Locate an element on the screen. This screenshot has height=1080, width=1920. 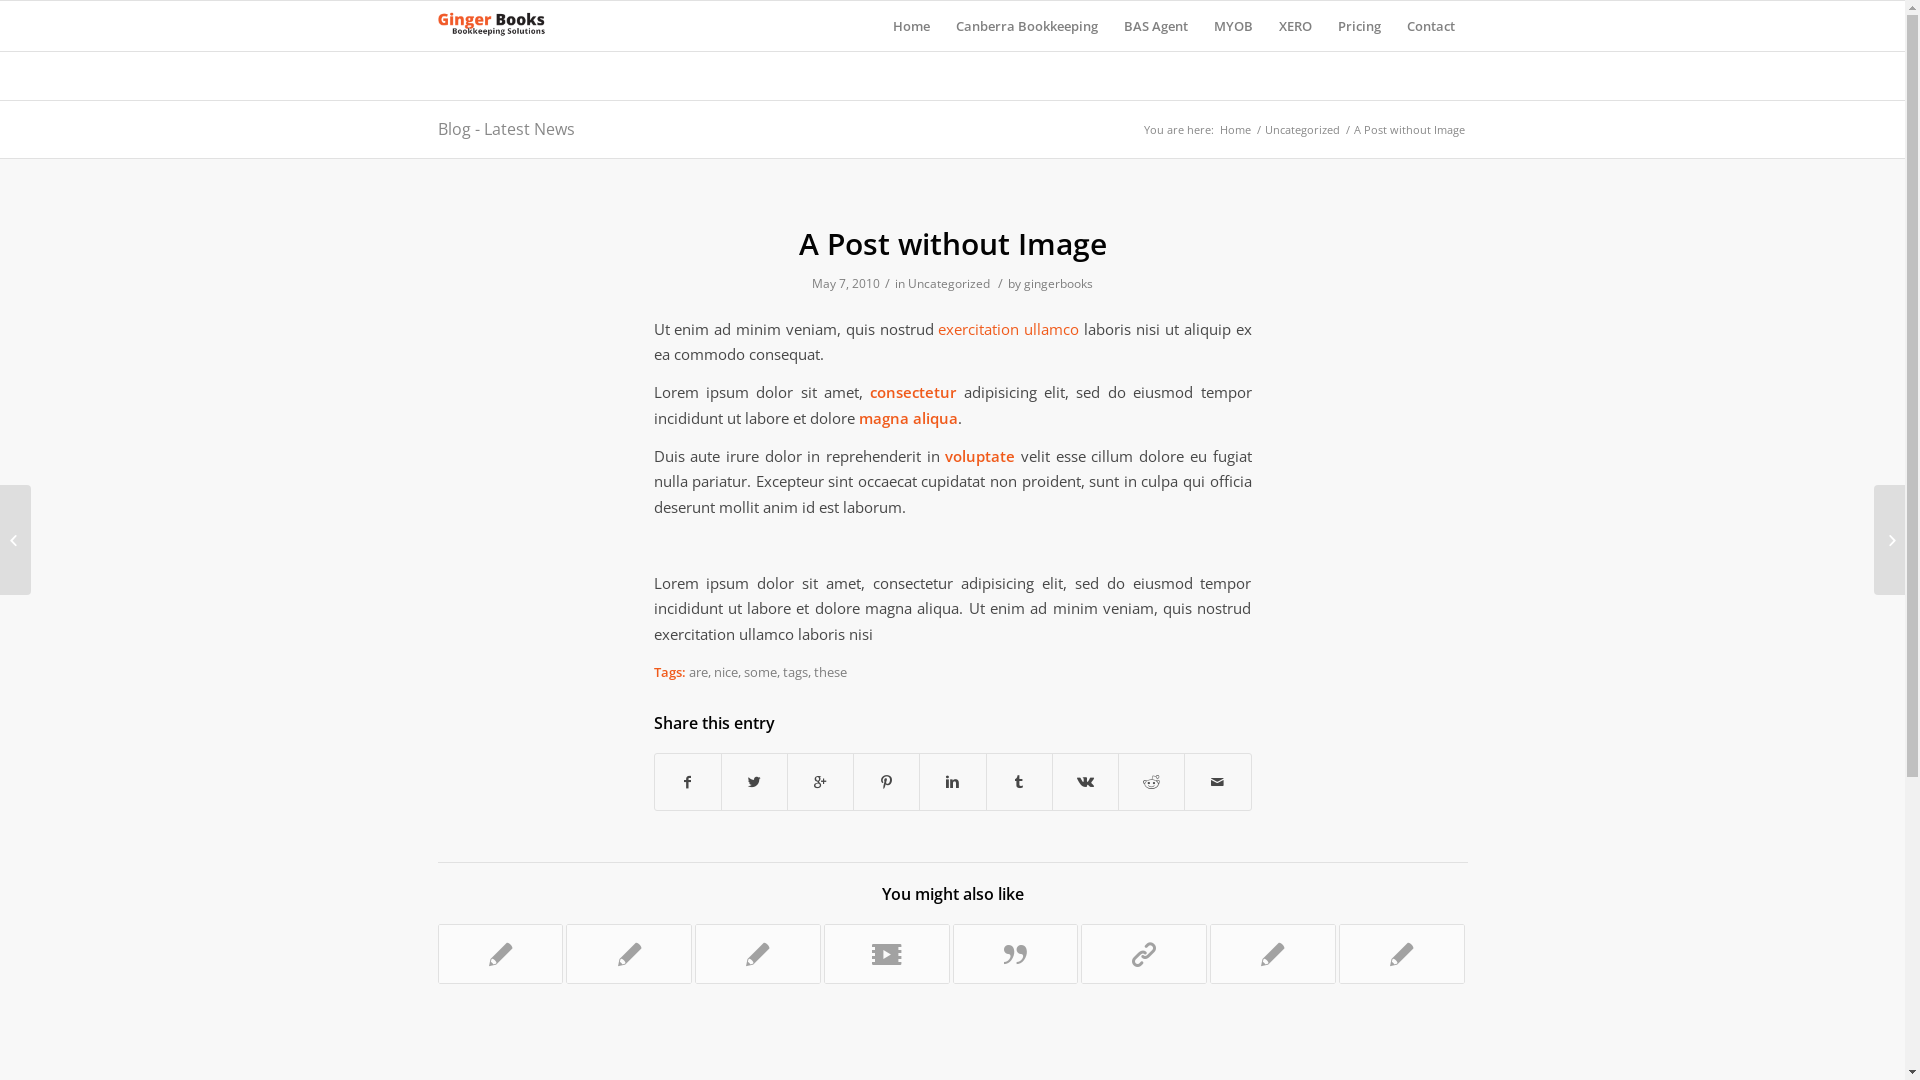
'exercitation ullamco' is located at coordinates (1008, 327).